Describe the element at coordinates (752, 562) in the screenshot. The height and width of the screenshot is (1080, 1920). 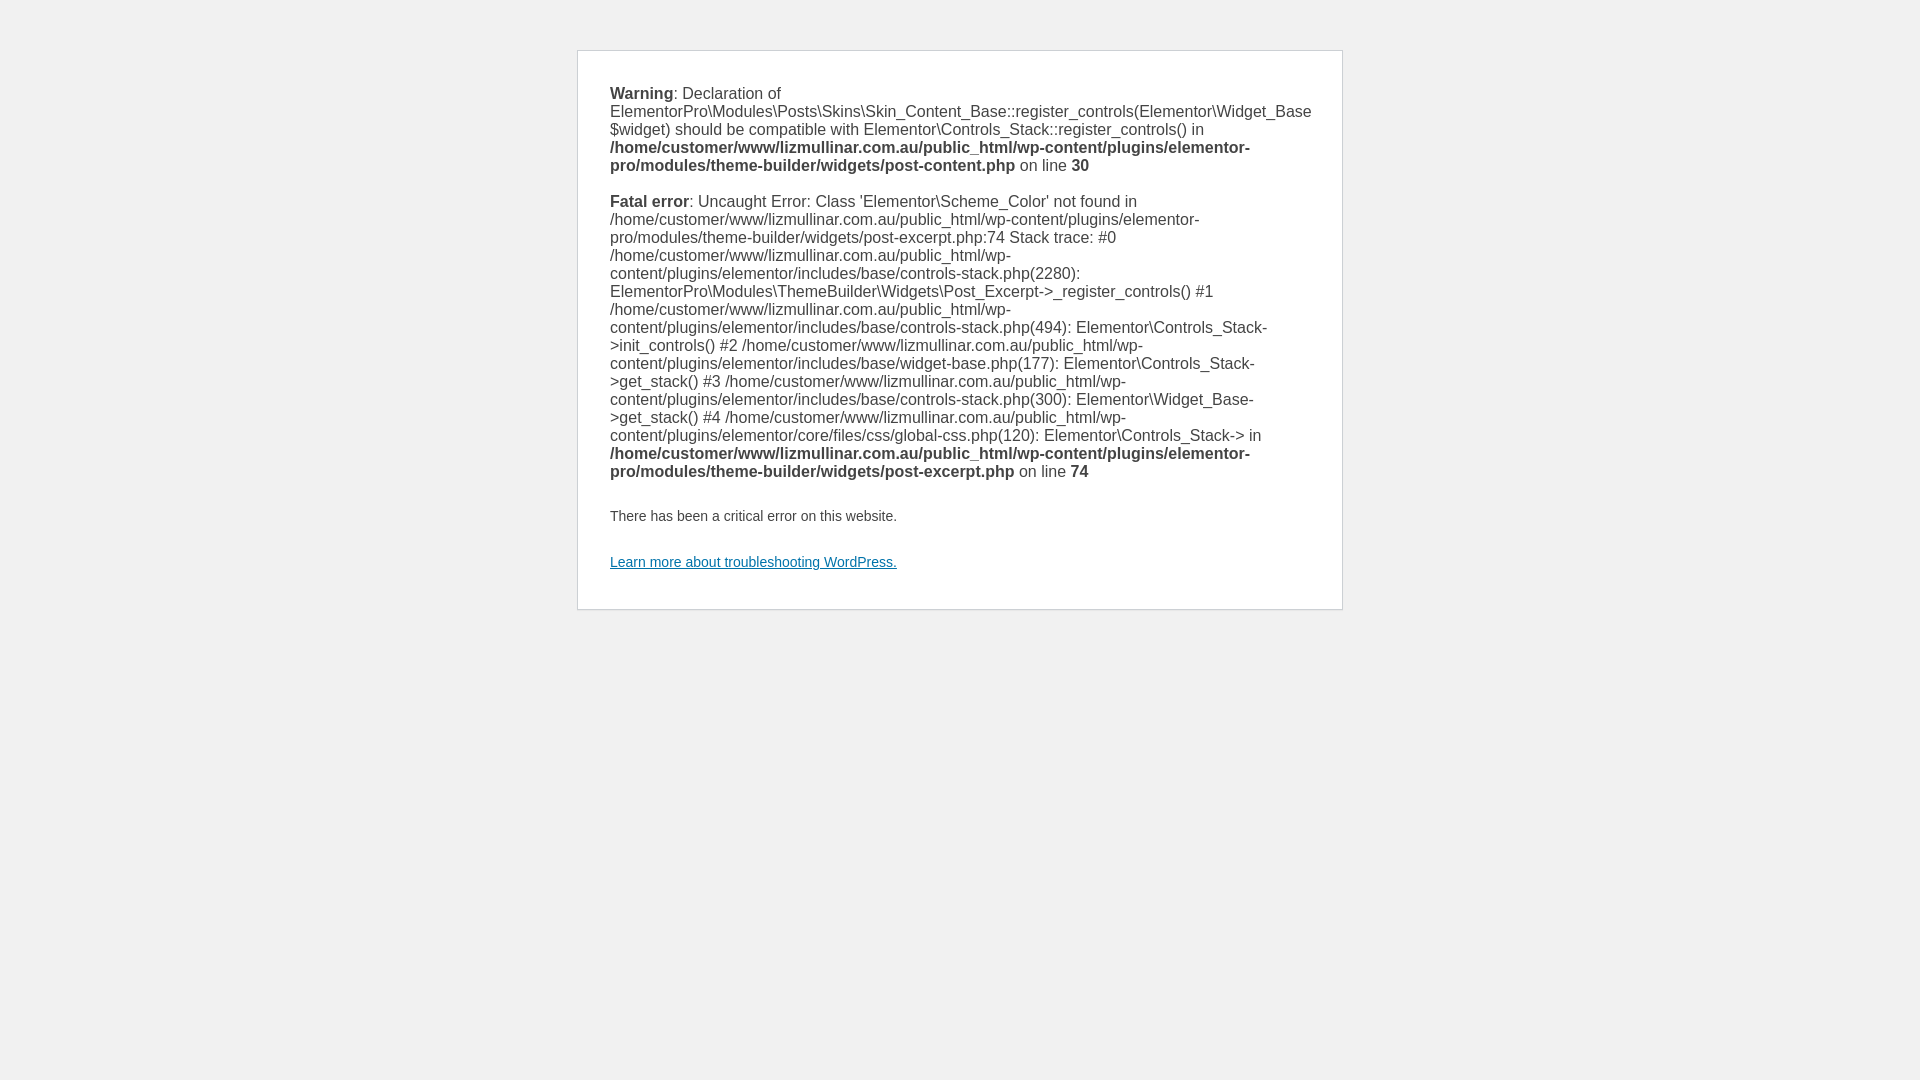
I see `'Learn more about troubleshooting WordPress.'` at that location.